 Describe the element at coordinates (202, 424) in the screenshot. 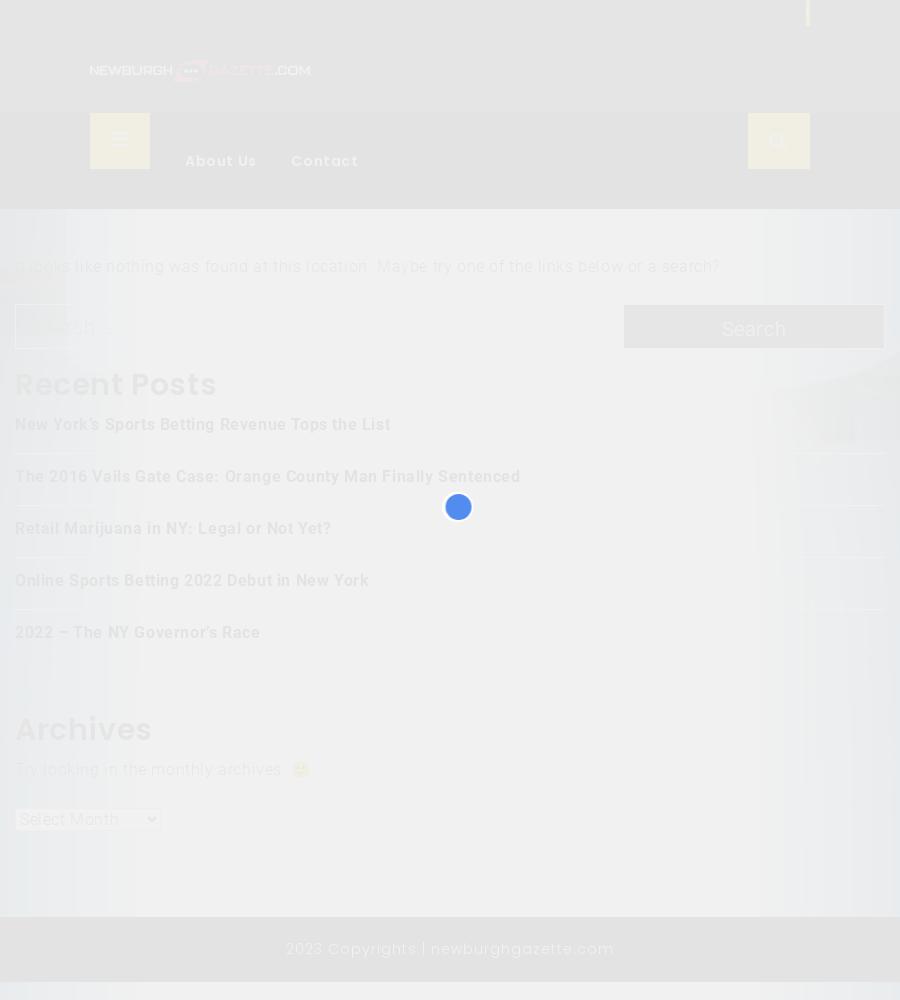

I see `'New York’s Sports Betting Revenue Tops the List'` at that location.